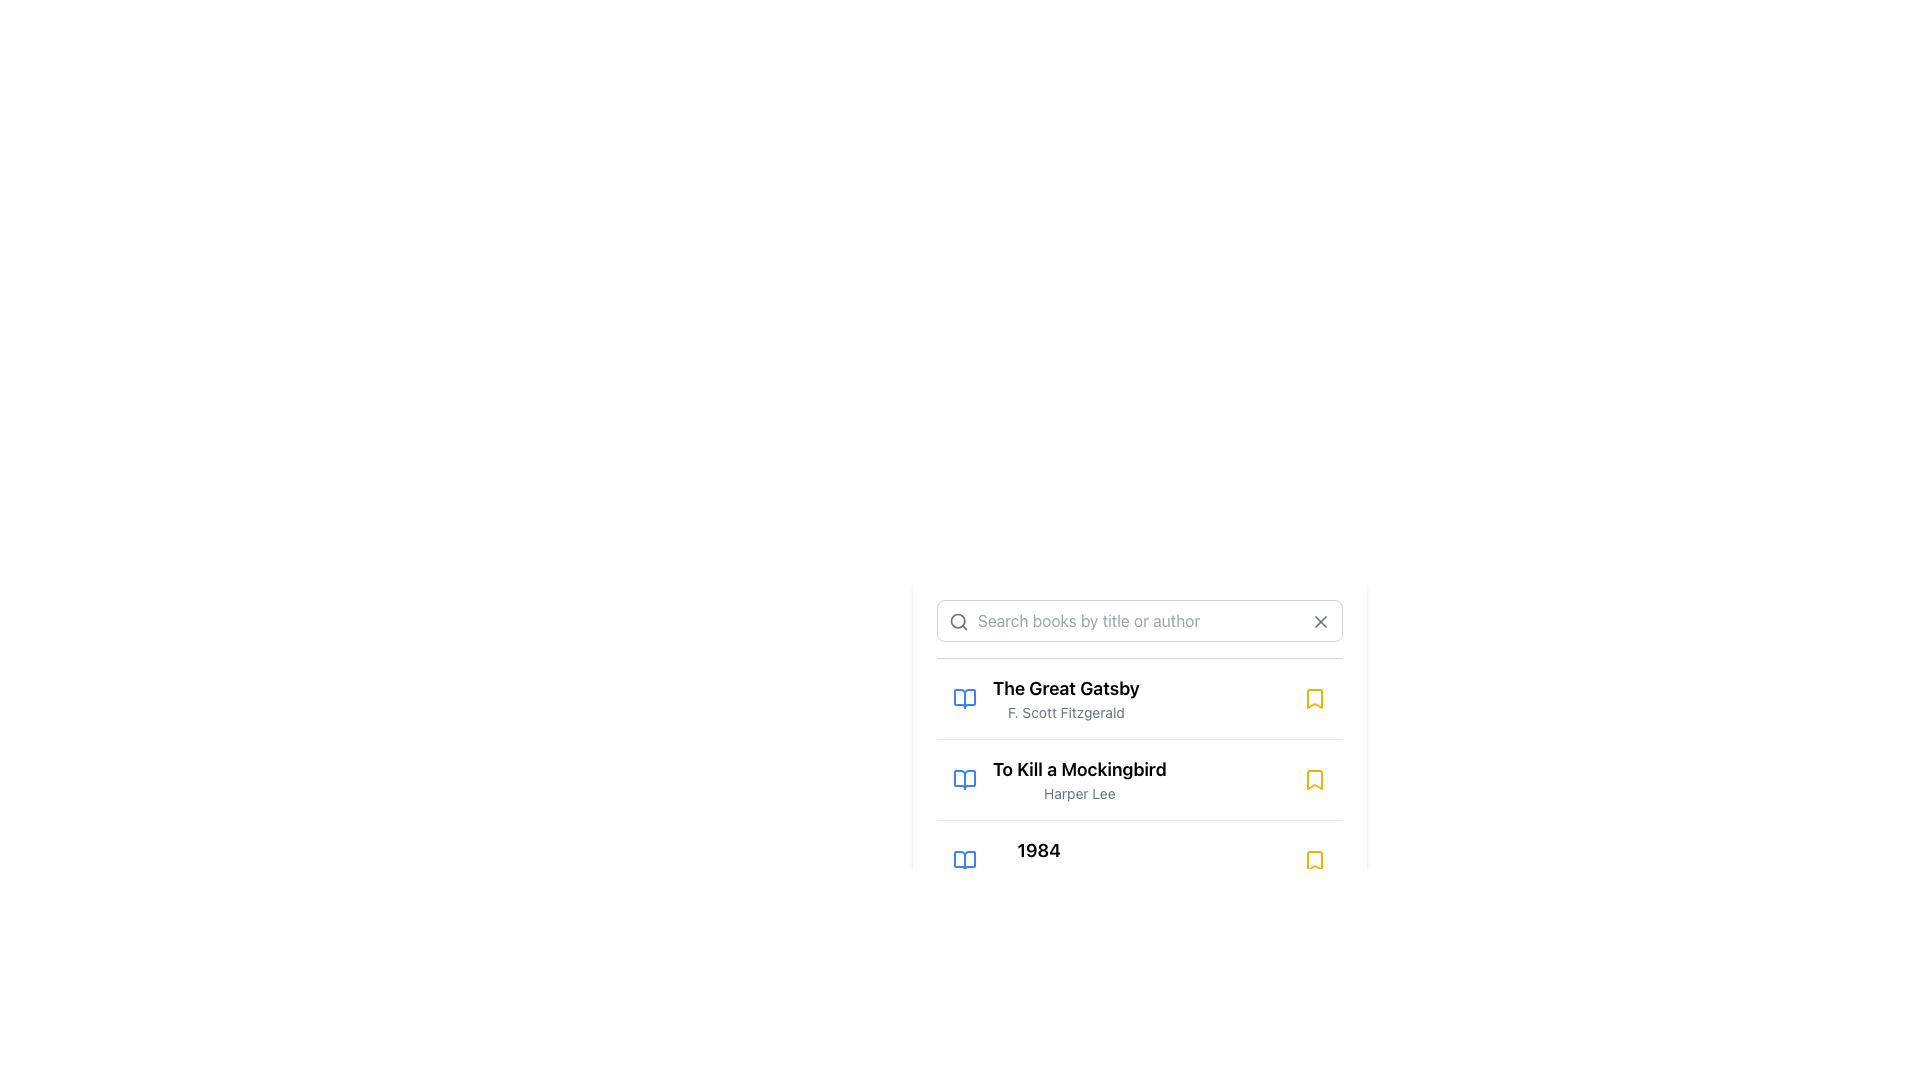 The image size is (1920, 1080). I want to click on the third book title and subtitle element displaying '1984' by 'George Orwell', which is positioned below 'To Kill a Mockingbird' and has a blue book icon on the left and a yellow bookmark icon on the right, so click(1038, 859).